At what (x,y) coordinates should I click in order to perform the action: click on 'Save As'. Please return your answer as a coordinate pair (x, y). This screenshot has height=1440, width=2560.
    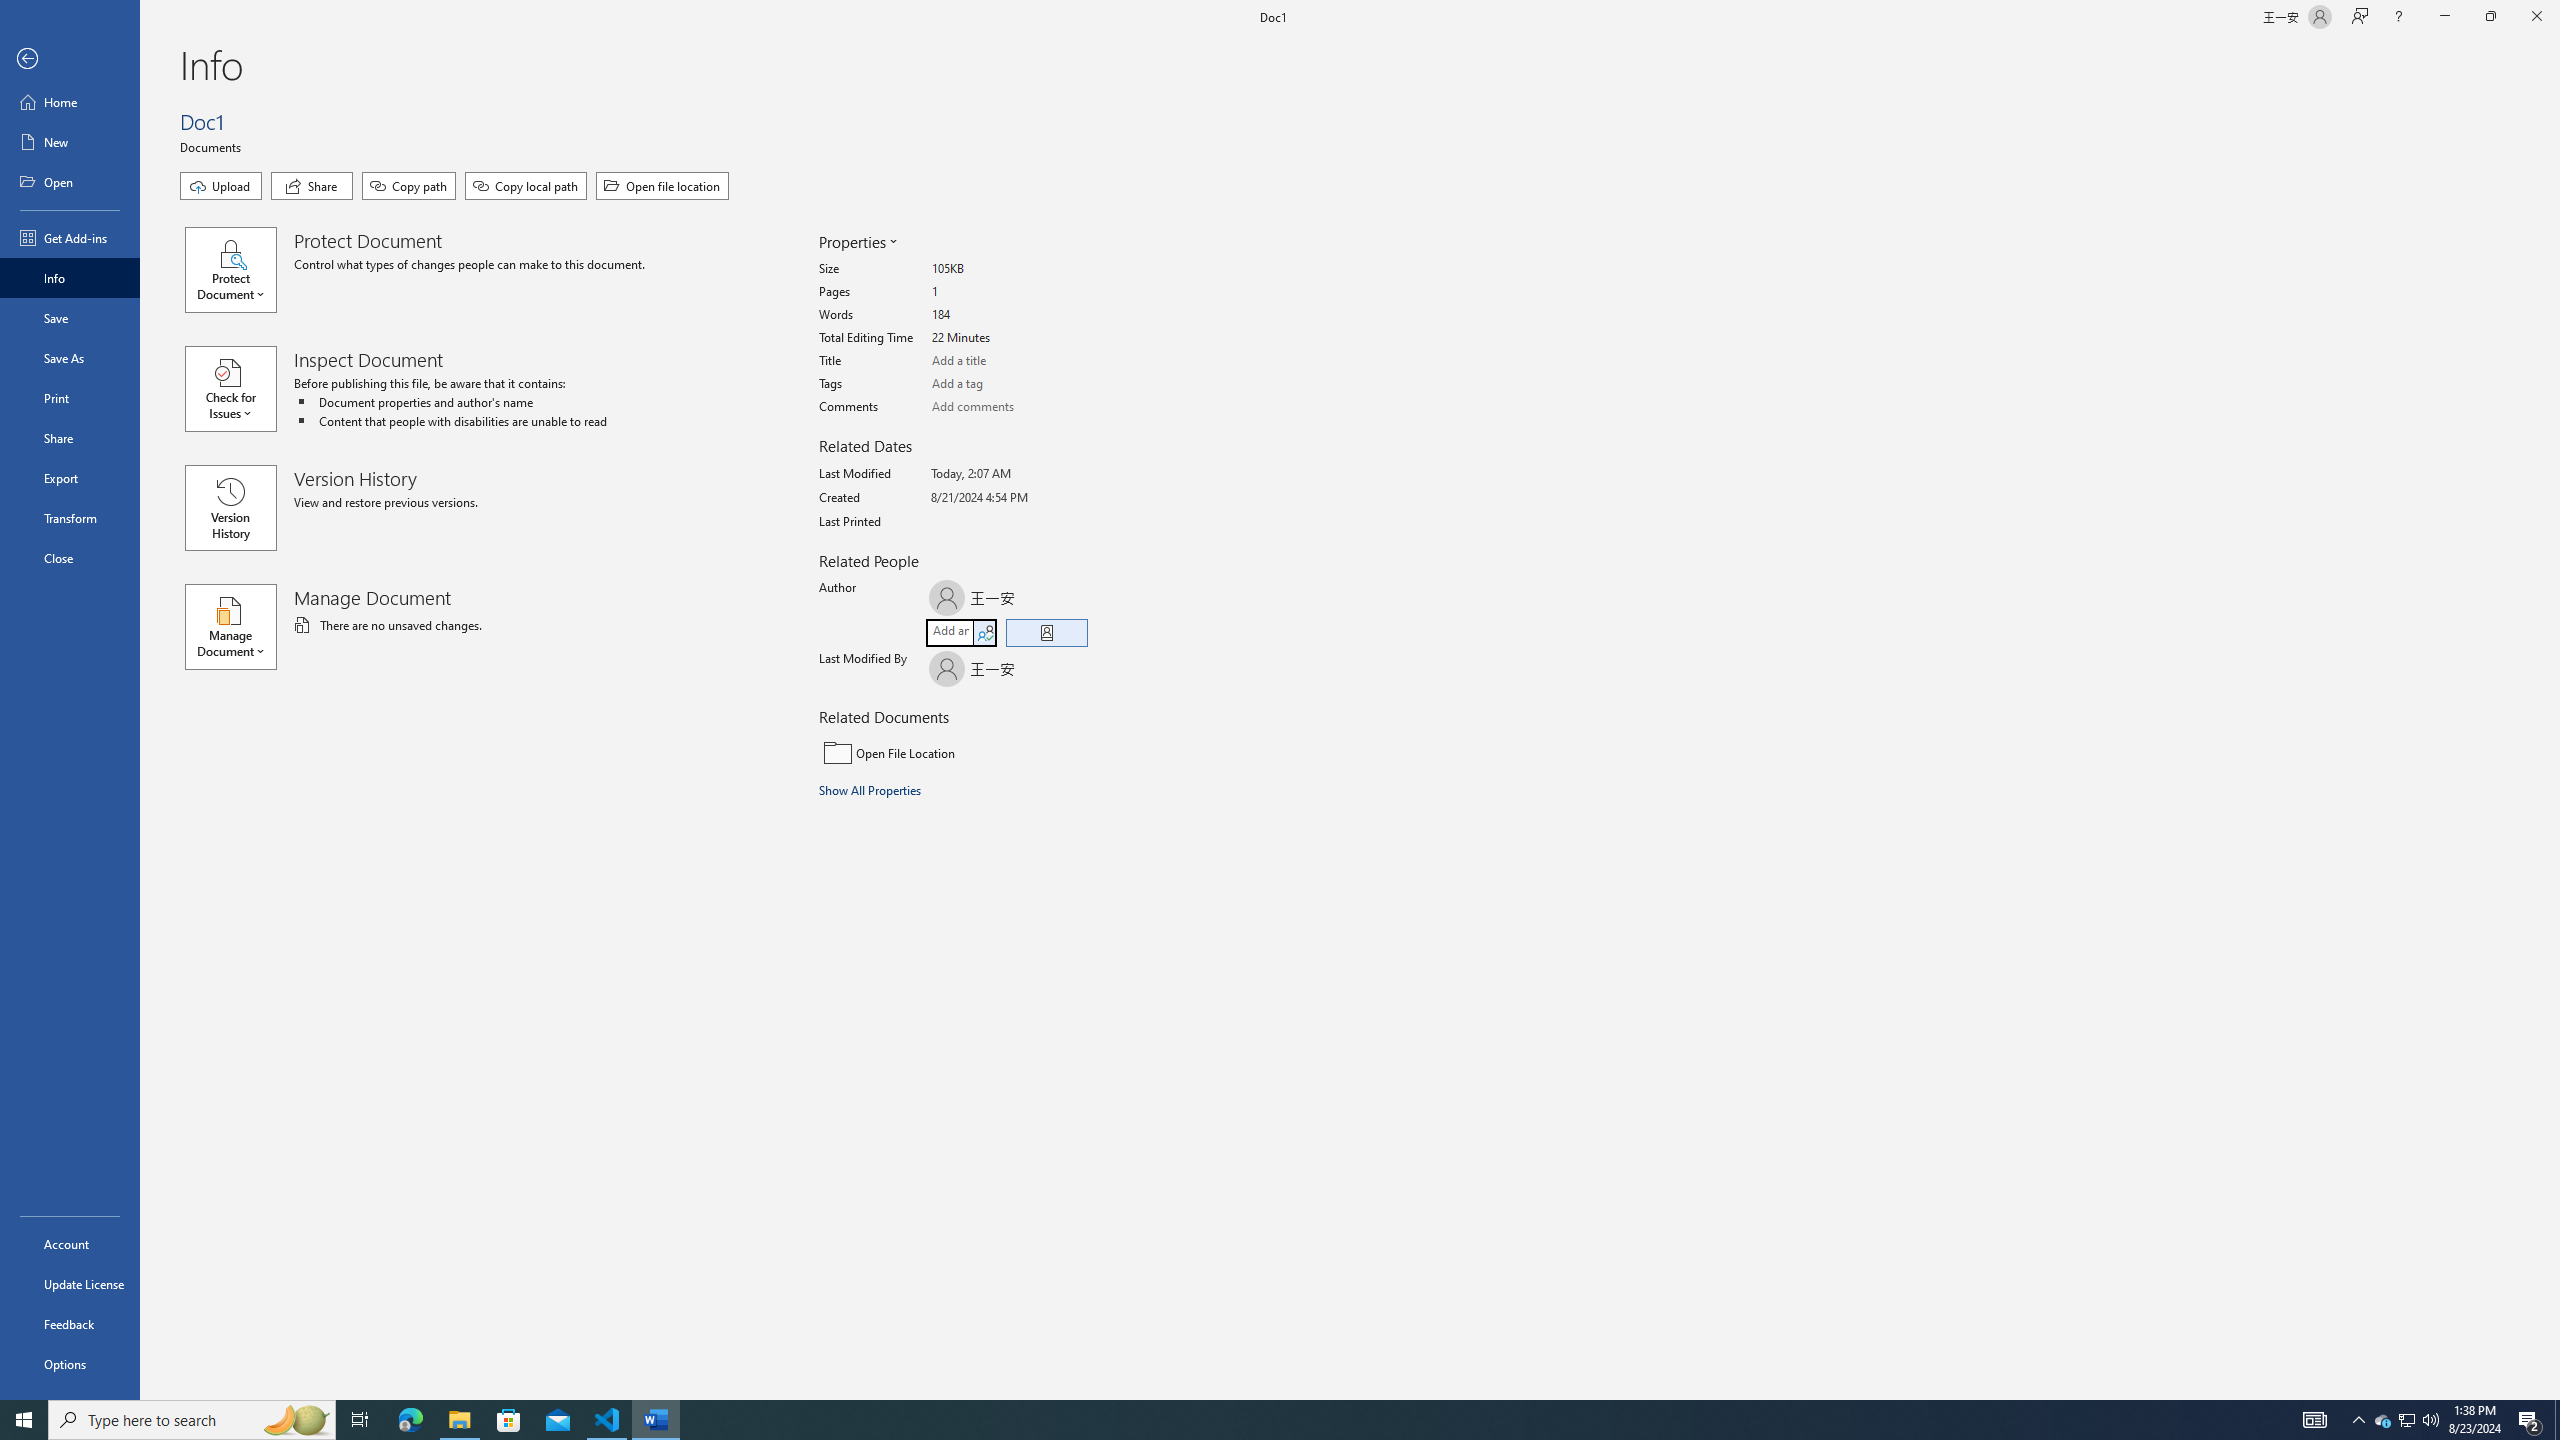
    Looking at the image, I should click on (69, 356).